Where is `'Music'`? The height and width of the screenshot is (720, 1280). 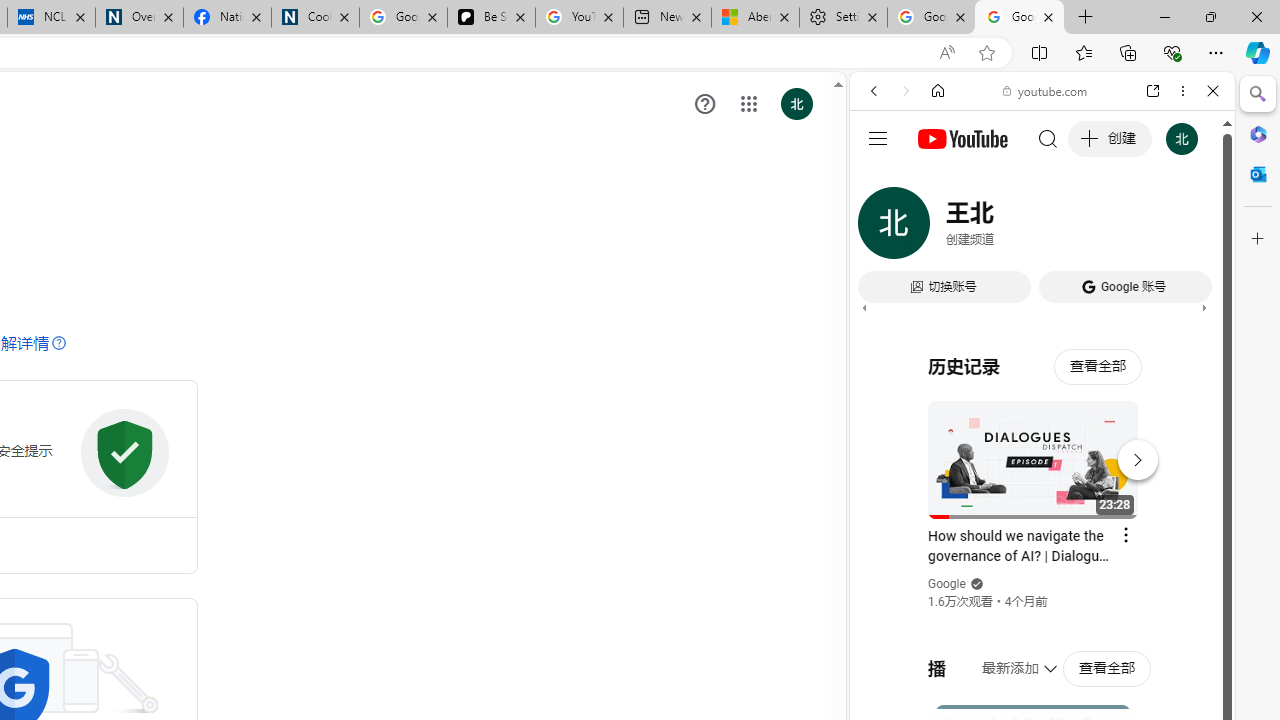 'Music' is located at coordinates (1041, 544).